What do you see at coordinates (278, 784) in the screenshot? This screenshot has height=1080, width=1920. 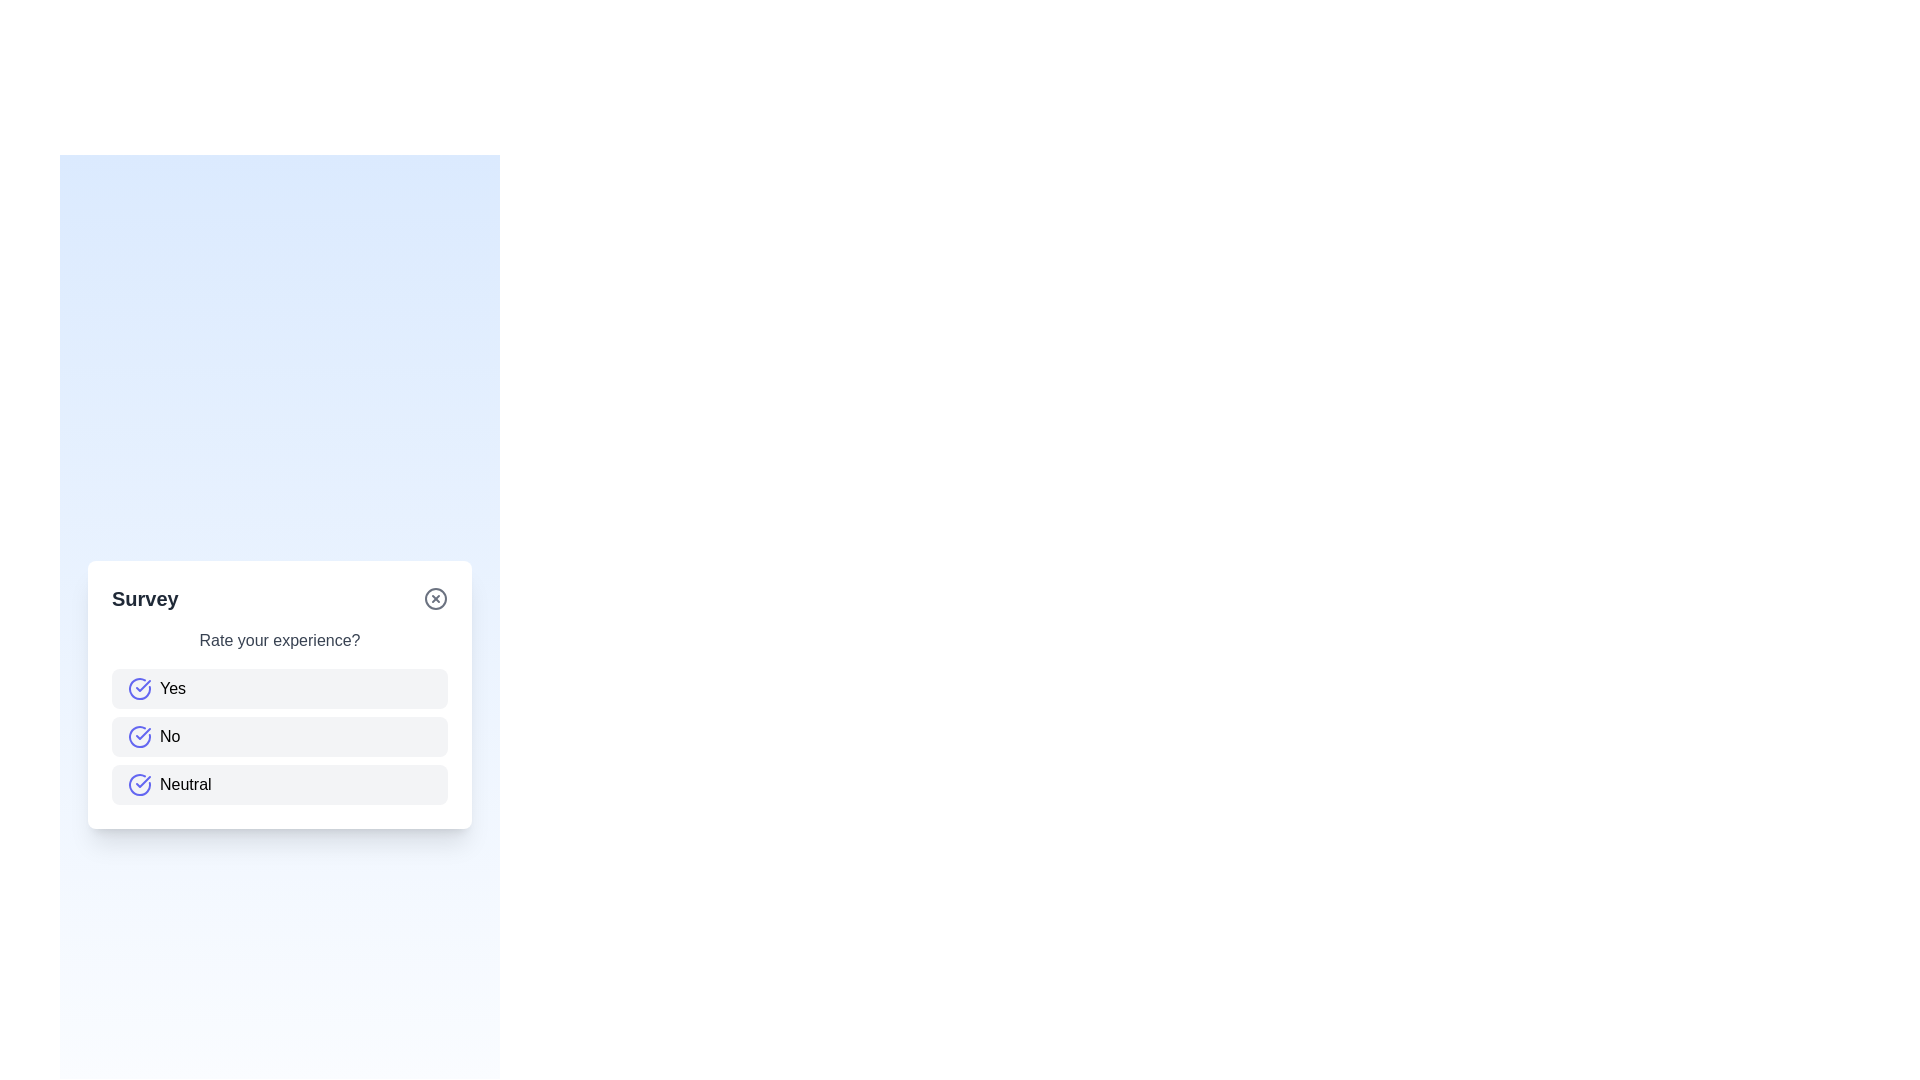 I see `the Neutral button to select the corresponding answer` at bounding box center [278, 784].